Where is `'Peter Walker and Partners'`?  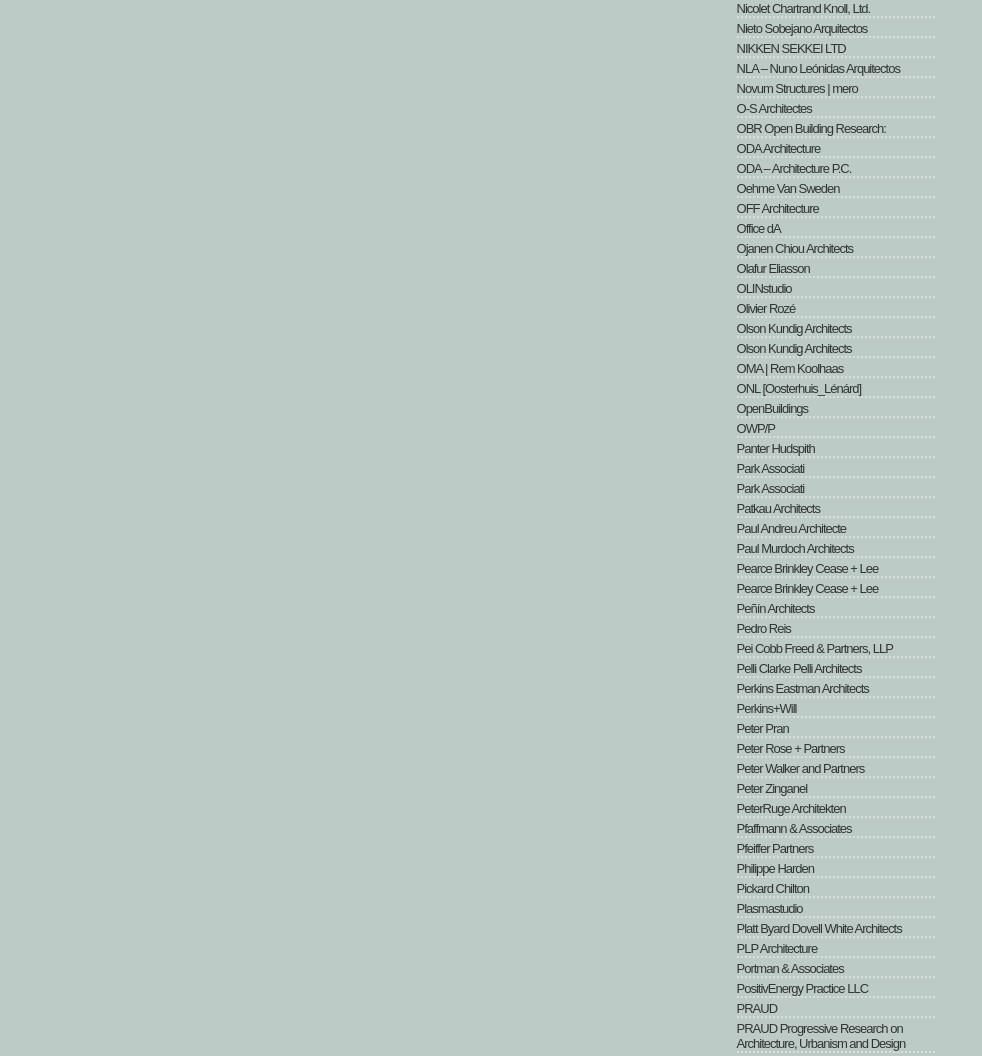
'Peter Walker and Partners' is located at coordinates (735, 767).